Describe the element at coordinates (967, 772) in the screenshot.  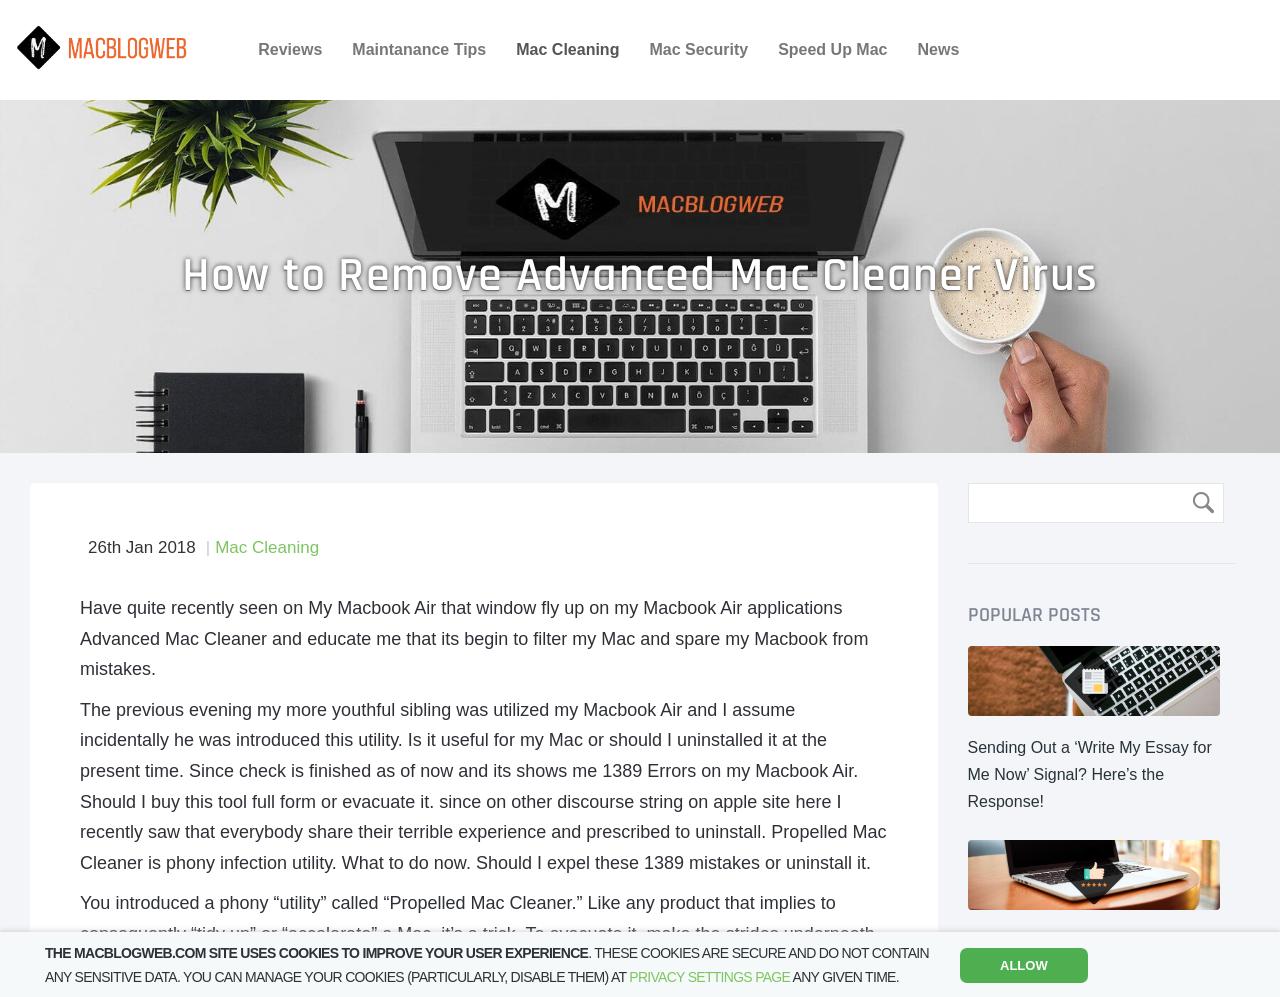
I see `'Sending Out a ‘Write My Essay for Me Now’ Signal? Here’s the Response!'` at that location.